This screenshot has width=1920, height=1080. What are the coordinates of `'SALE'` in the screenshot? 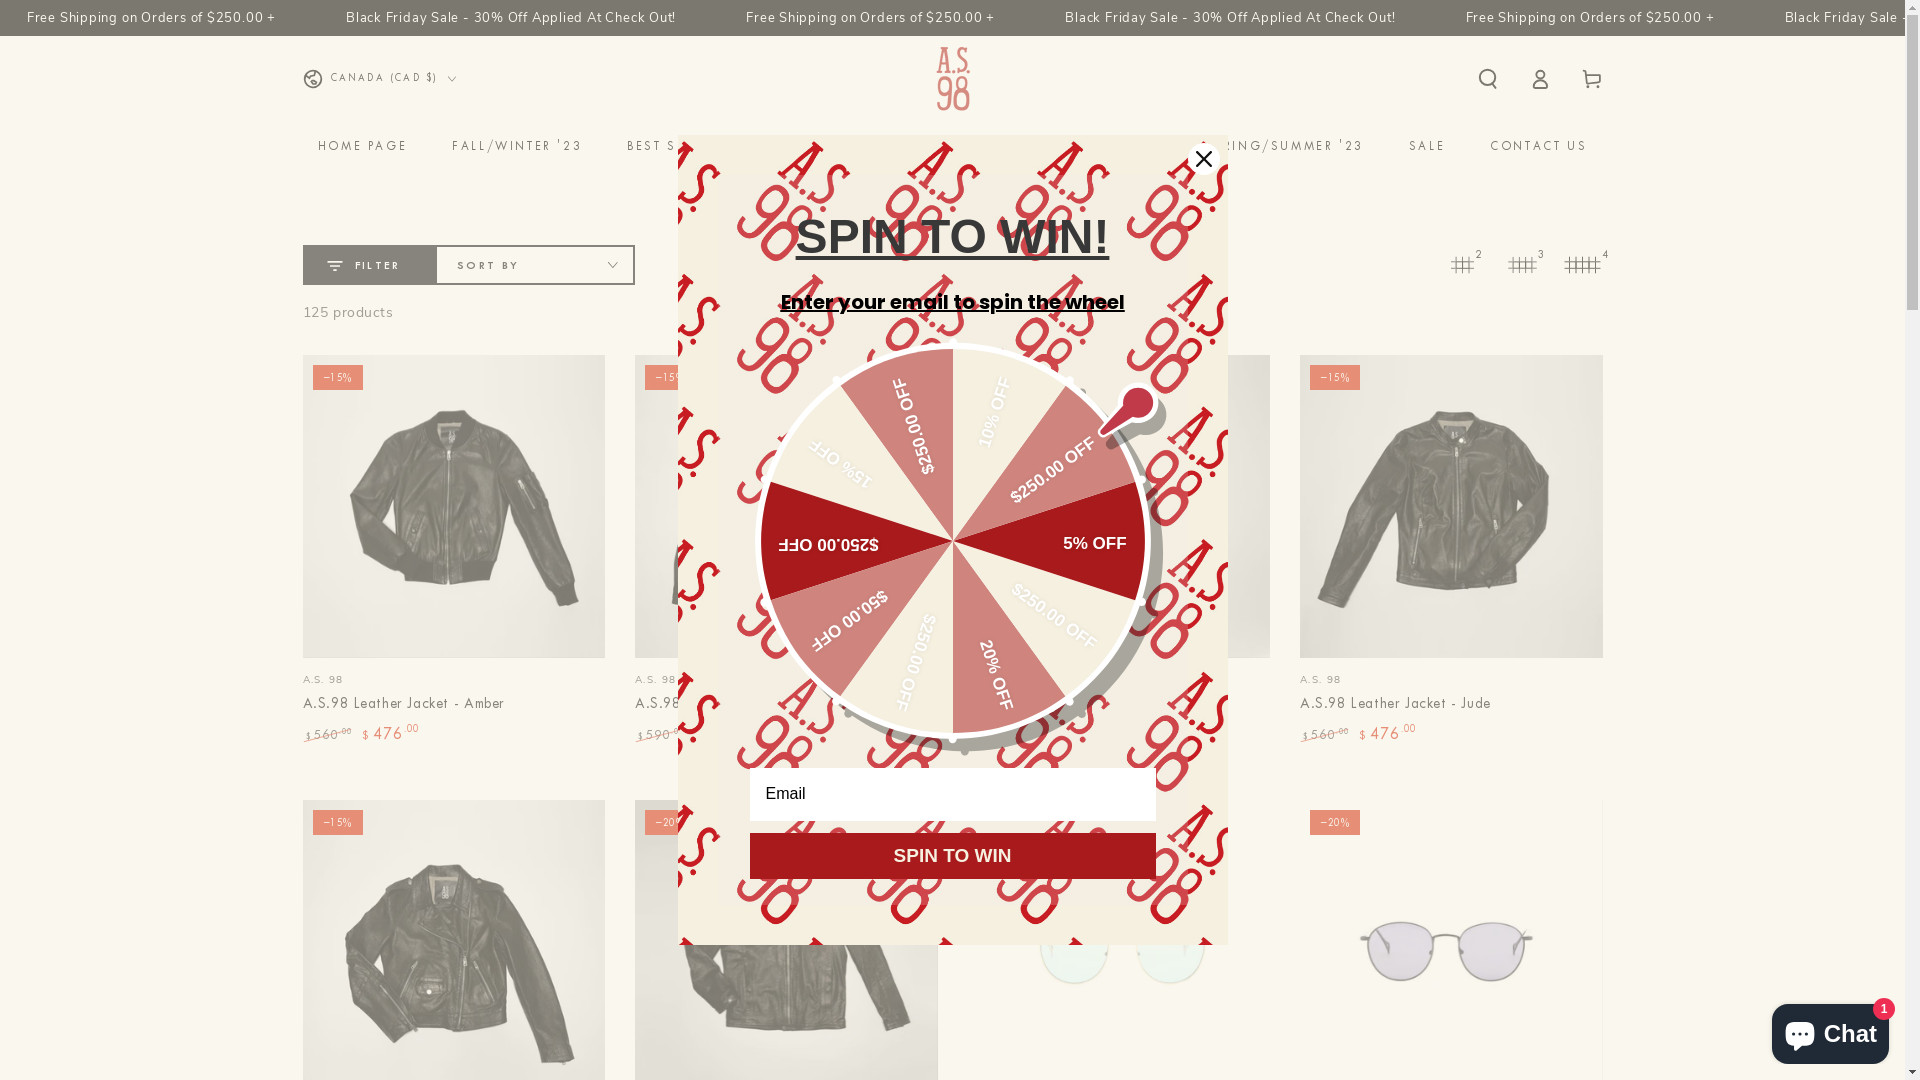 It's located at (1425, 144).